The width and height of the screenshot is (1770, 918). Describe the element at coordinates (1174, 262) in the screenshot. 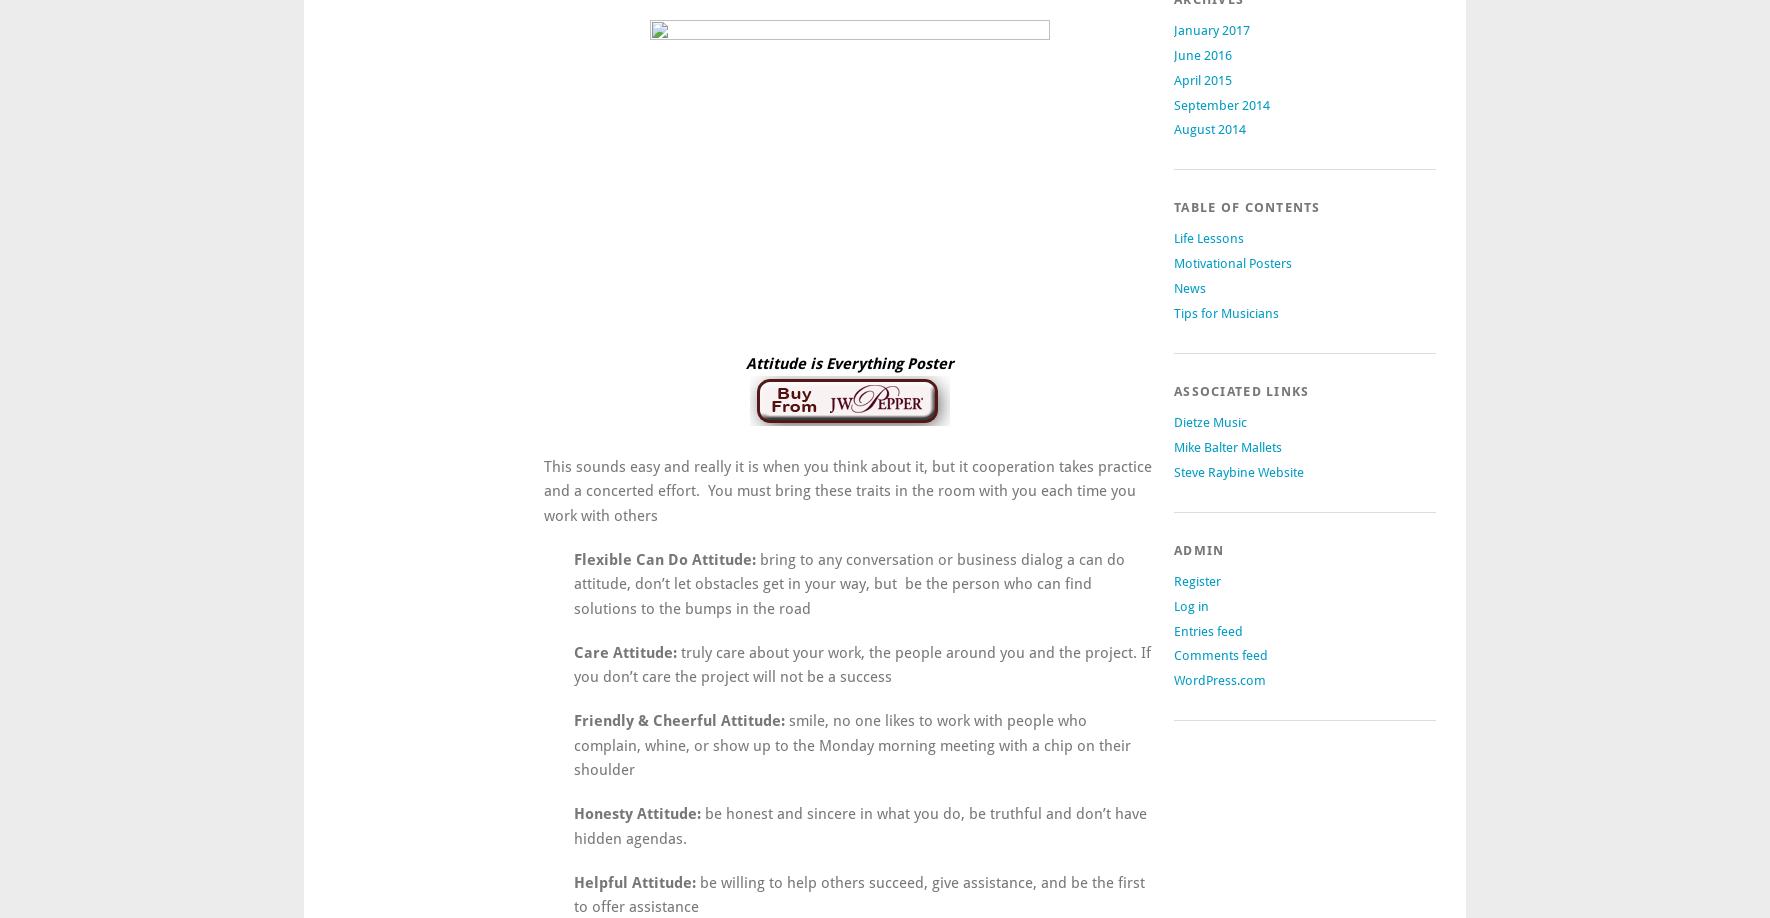

I see `'Motivational Posters'` at that location.